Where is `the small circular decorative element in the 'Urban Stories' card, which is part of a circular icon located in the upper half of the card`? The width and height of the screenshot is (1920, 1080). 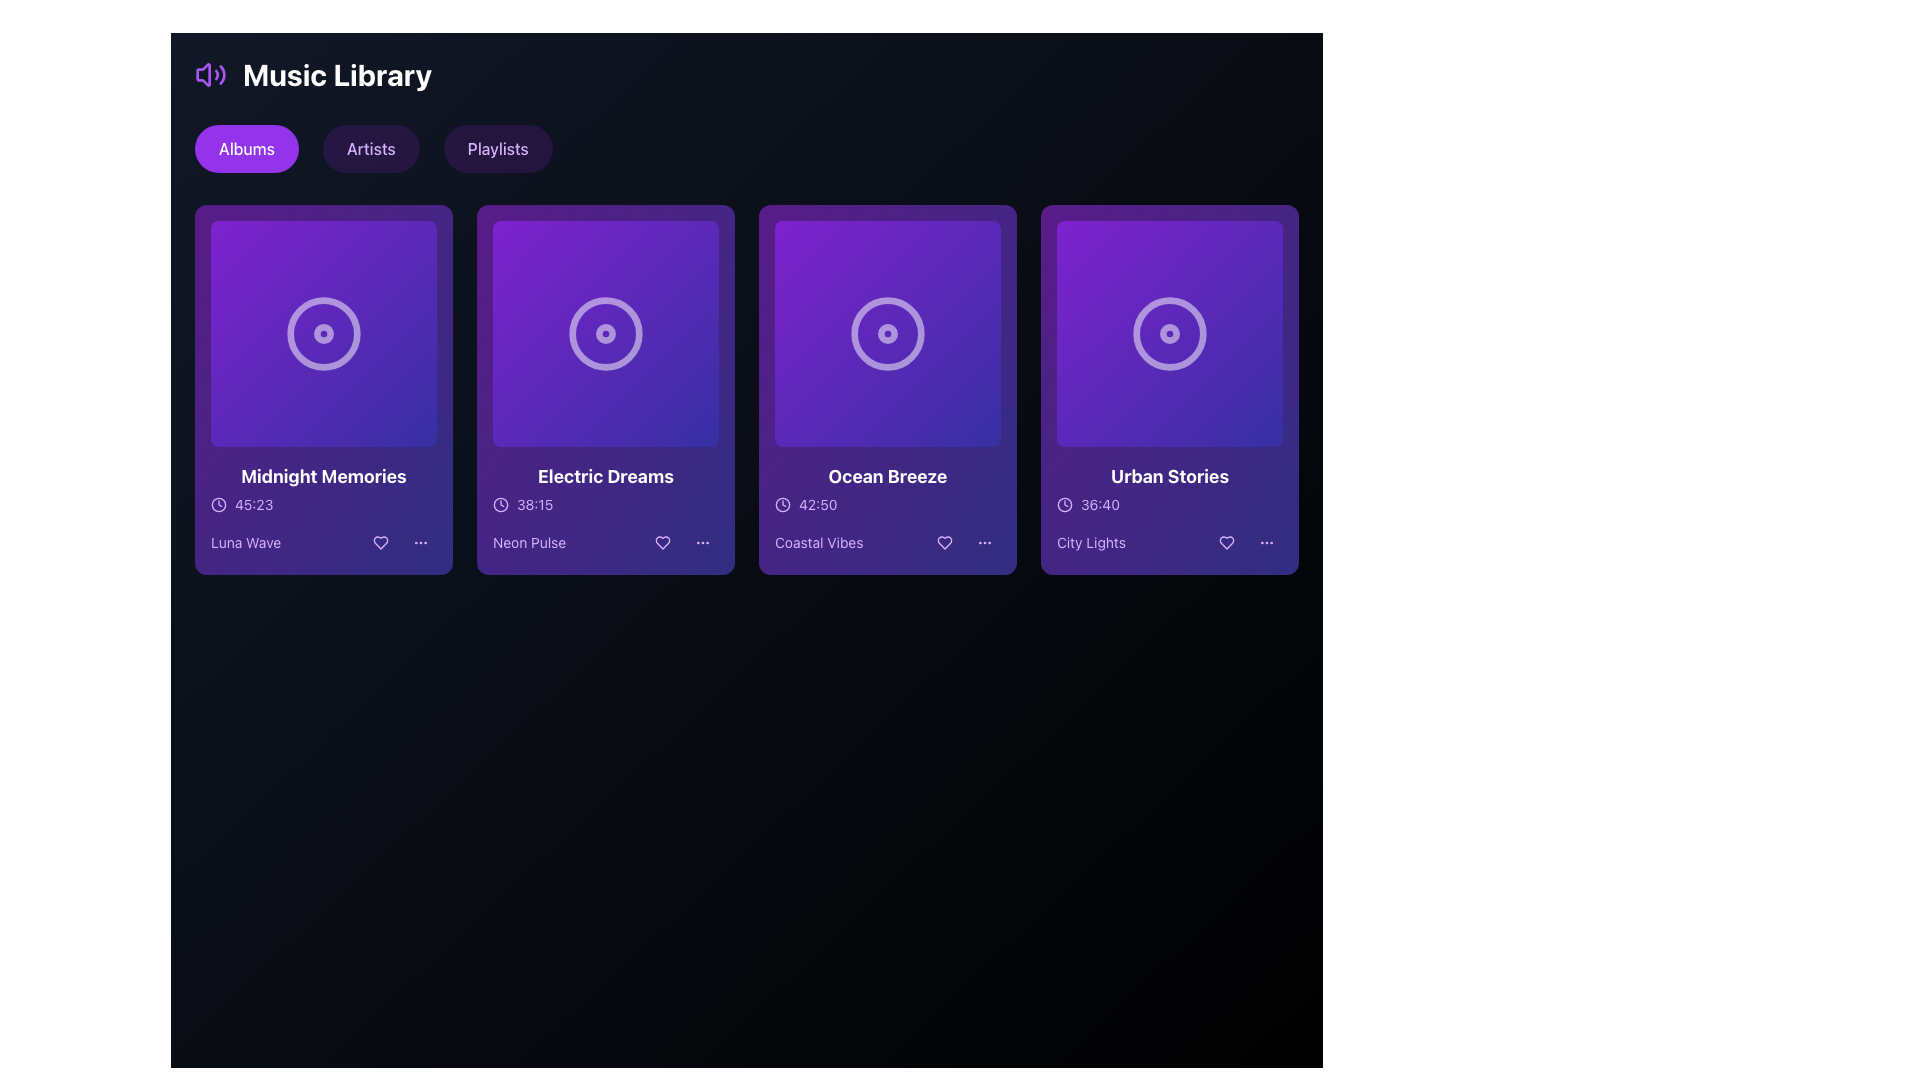 the small circular decorative element in the 'Urban Stories' card, which is part of a circular icon located in the upper half of the card is located at coordinates (1170, 333).